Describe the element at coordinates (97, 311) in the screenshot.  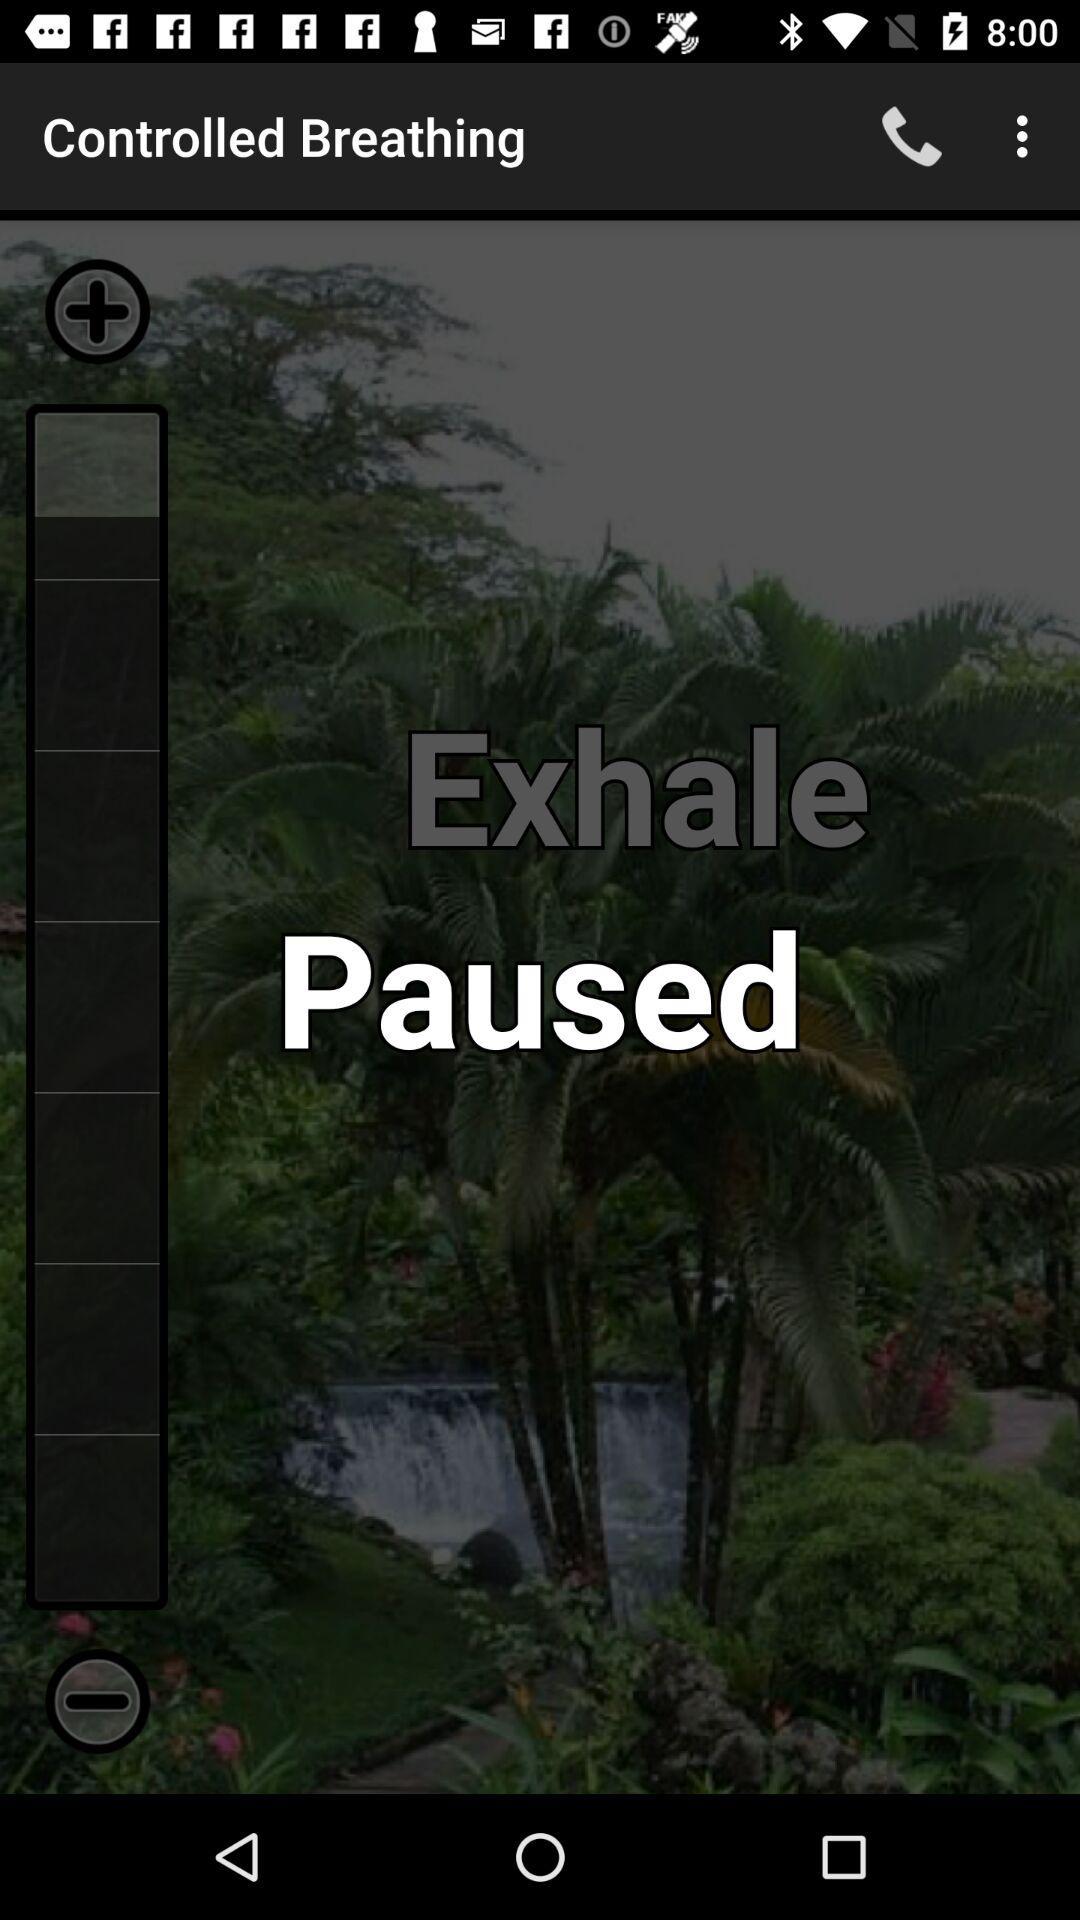
I see `the add icon` at that location.